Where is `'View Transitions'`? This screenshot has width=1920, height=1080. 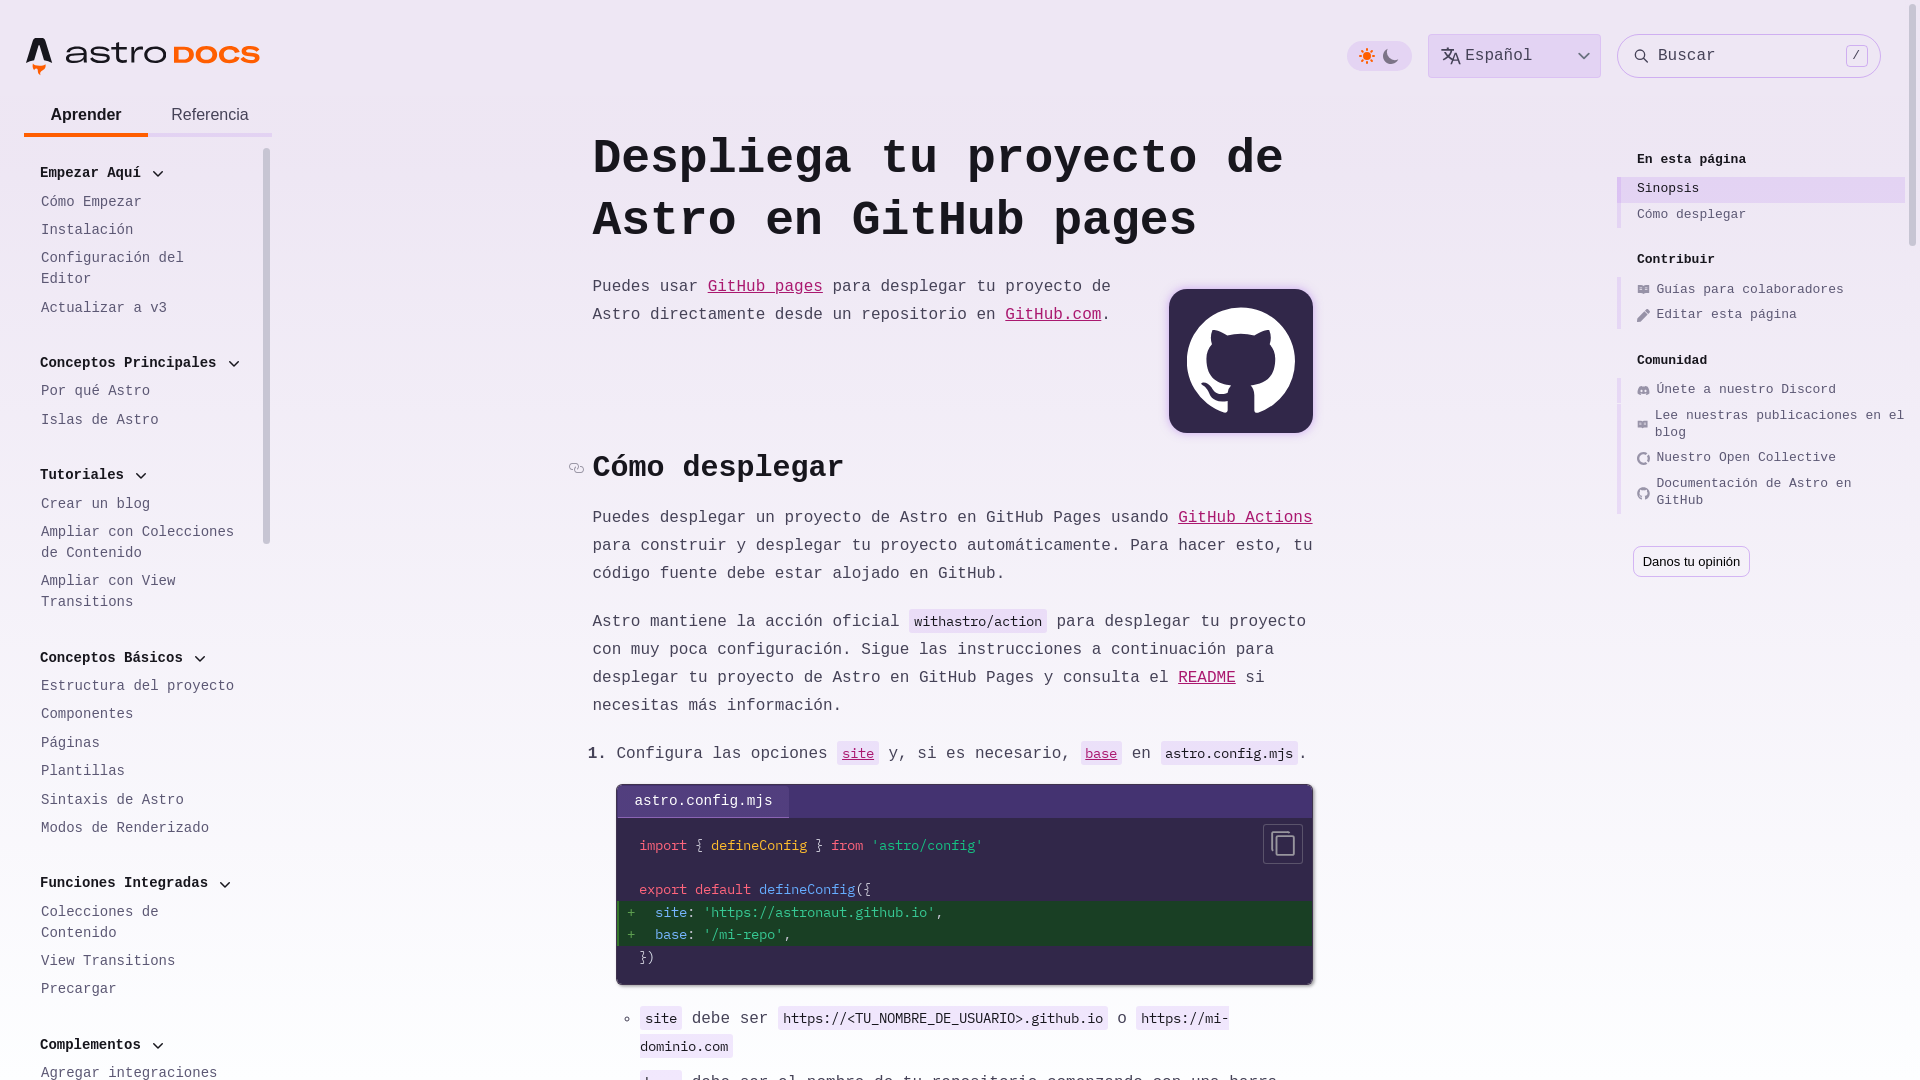 'View Transitions' is located at coordinates (24, 960).